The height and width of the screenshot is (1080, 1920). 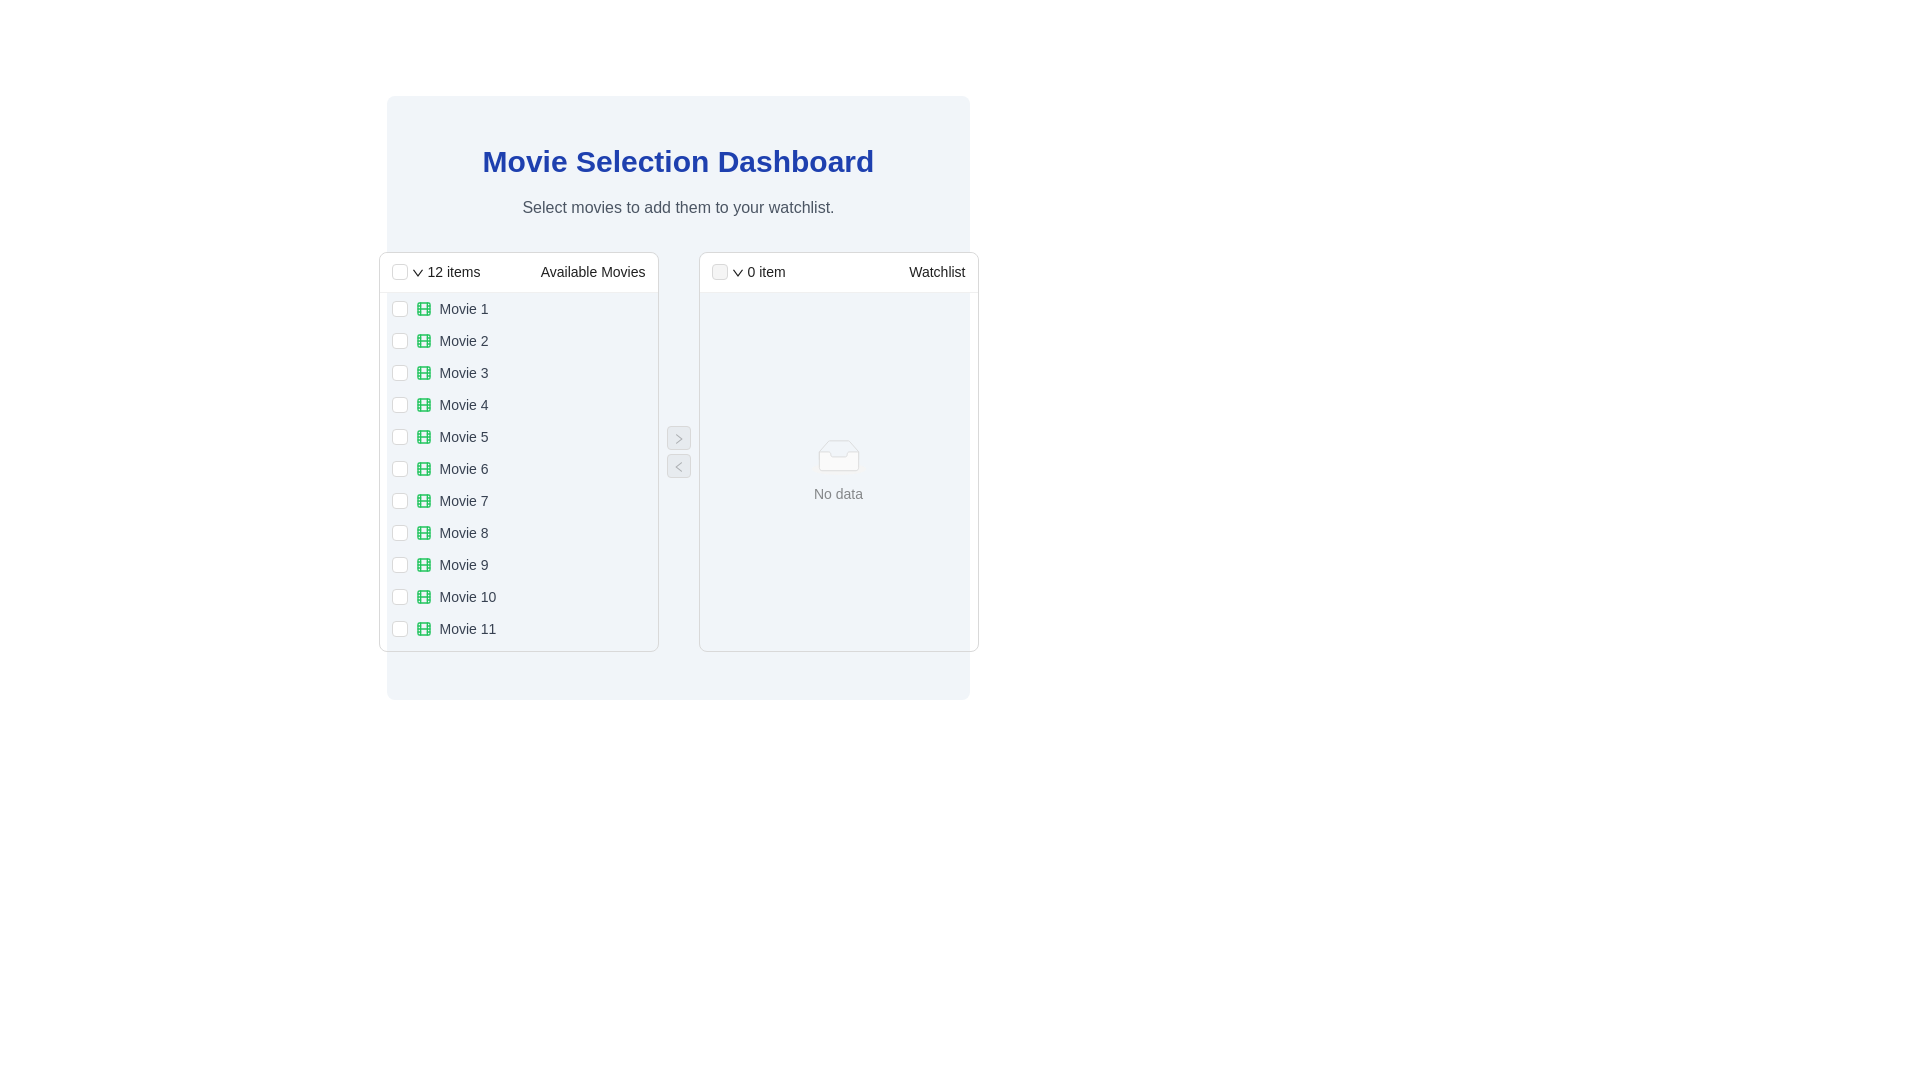 I want to click on the checkbox for 'Movie 5' in the 'Available Movies' list, so click(x=399, y=435).